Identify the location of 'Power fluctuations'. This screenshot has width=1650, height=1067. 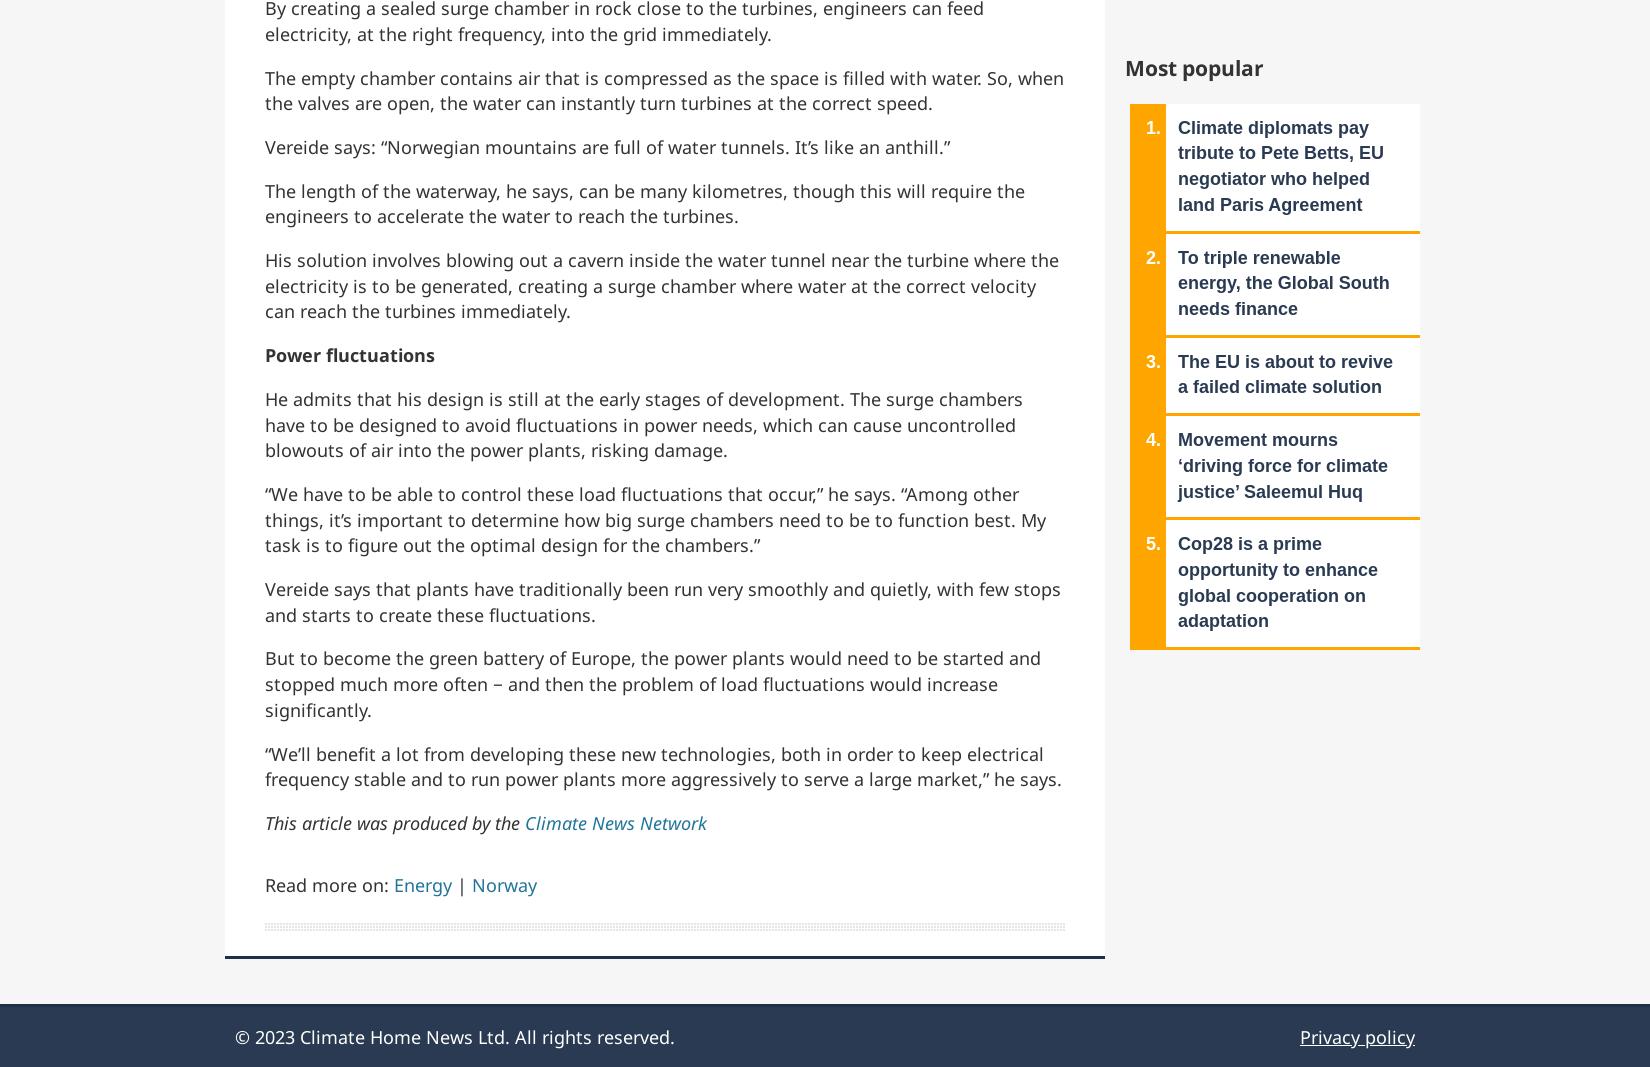
(352, 354).